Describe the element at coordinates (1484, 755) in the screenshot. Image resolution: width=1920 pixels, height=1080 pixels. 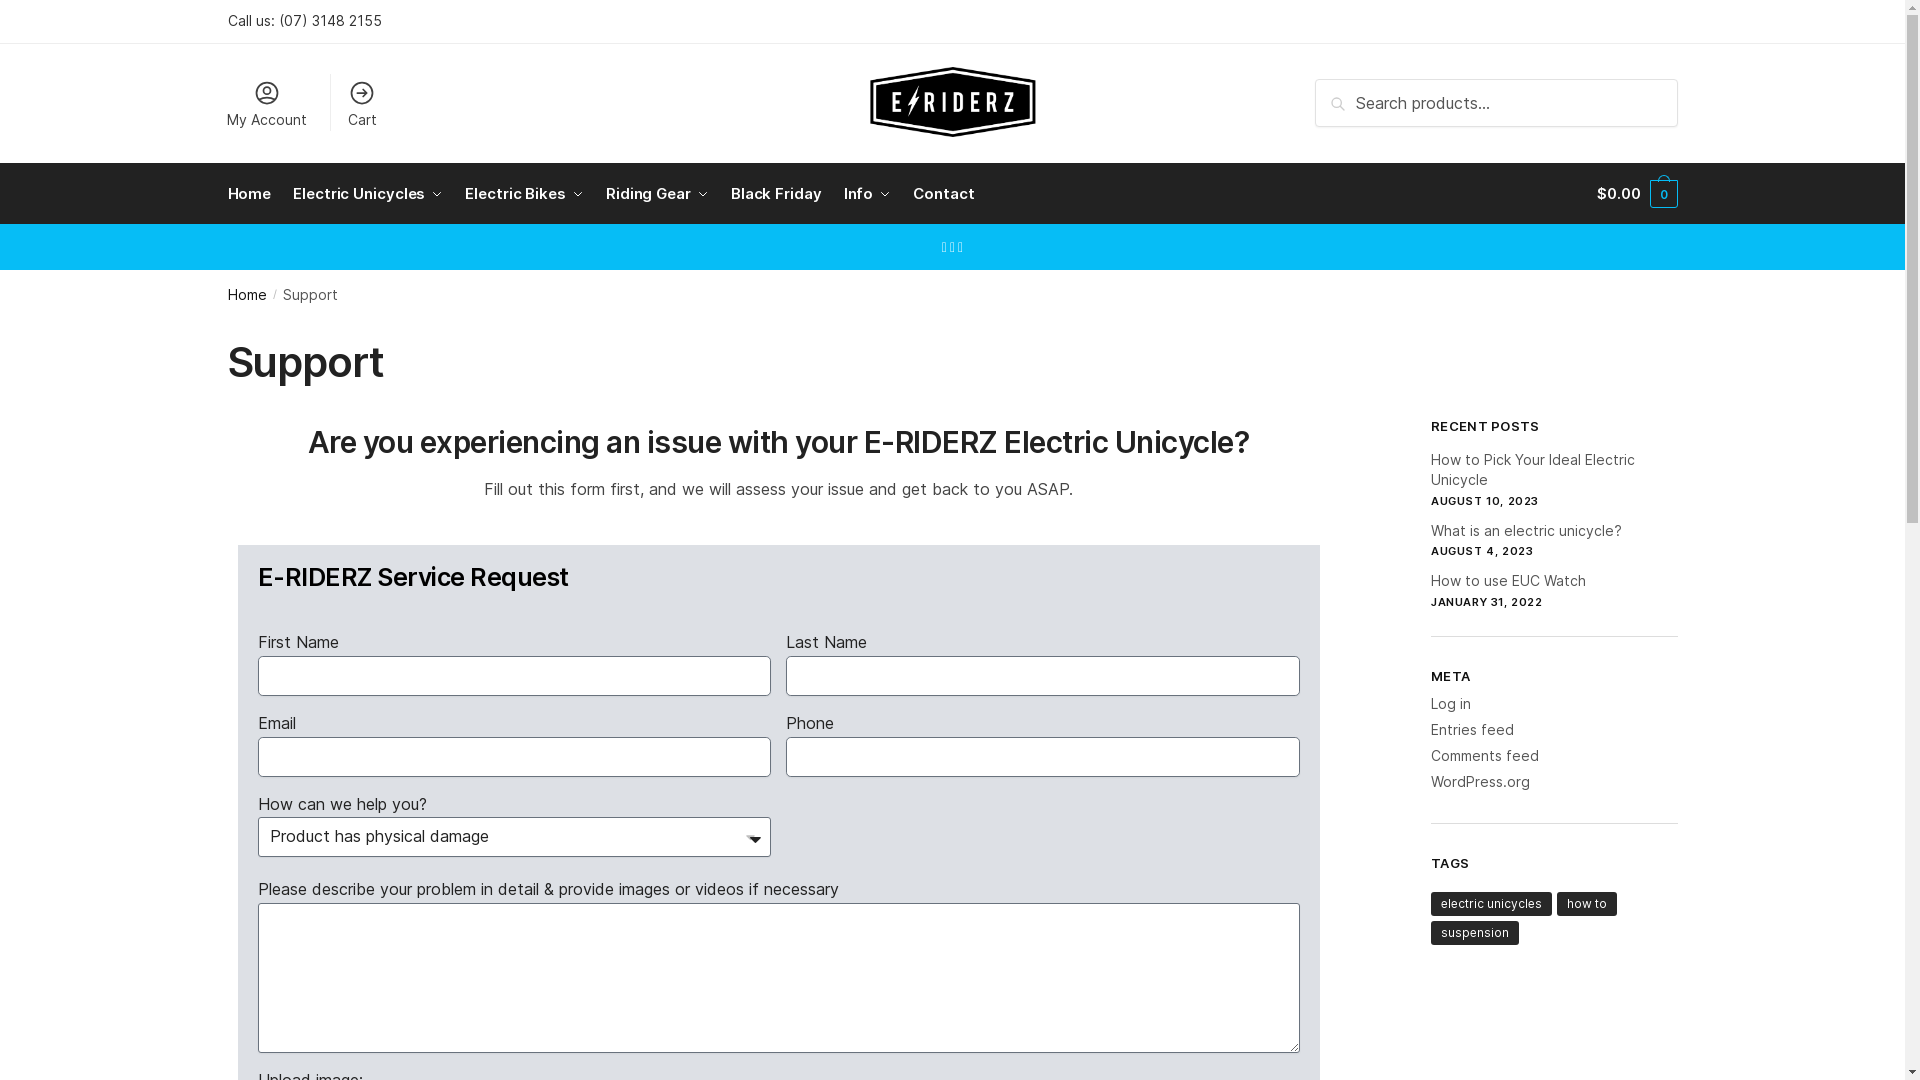
I see `'Comments feed'` at that location.